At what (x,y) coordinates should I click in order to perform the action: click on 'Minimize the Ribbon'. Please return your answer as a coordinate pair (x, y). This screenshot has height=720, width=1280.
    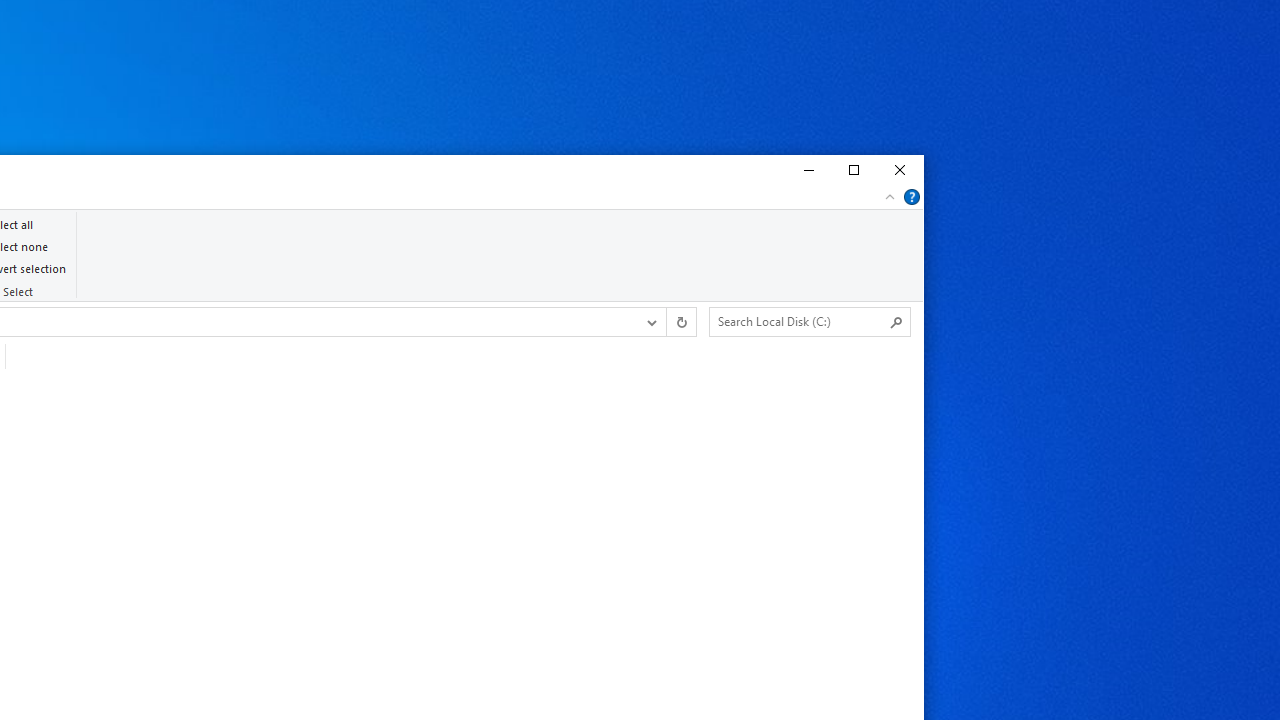
    Looking at the image, I should click on (889, 196).